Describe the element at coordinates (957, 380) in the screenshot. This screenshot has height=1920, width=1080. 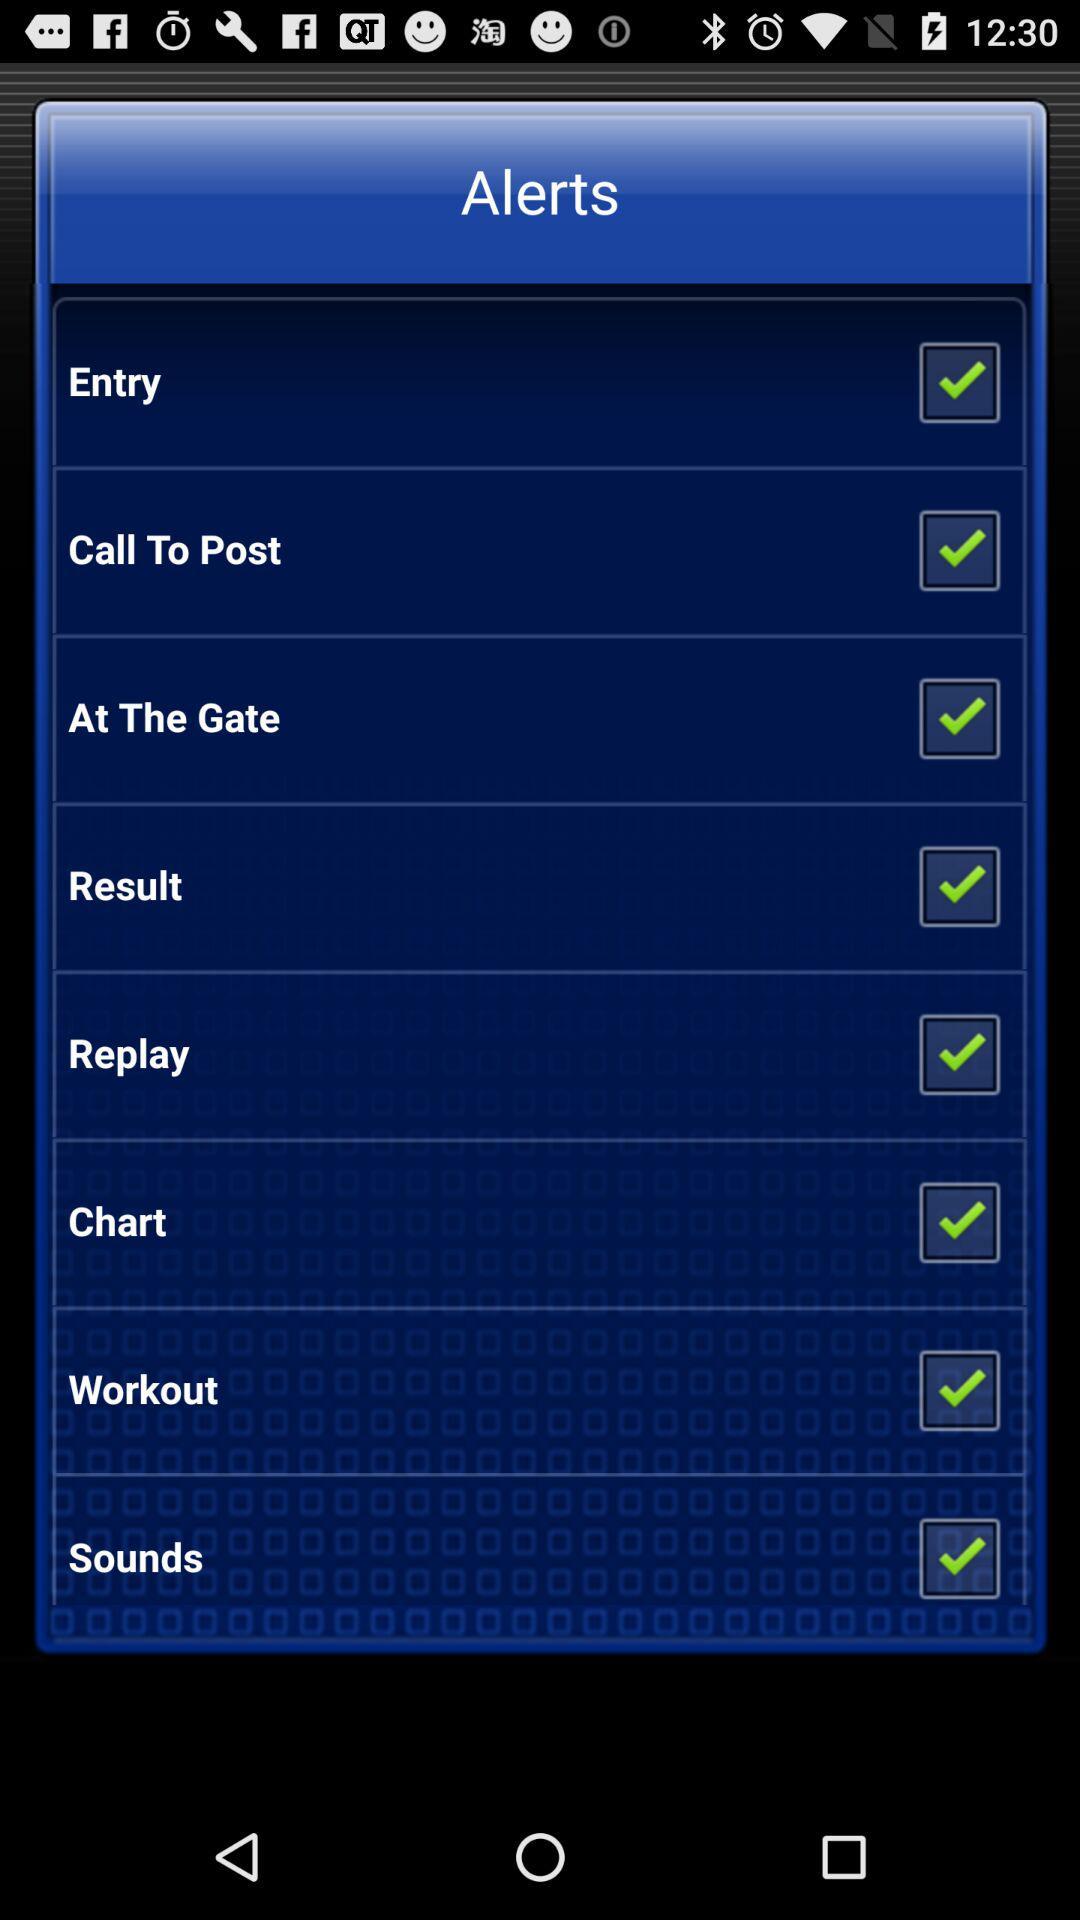
I see `the item to the right of the entry item` at that location.